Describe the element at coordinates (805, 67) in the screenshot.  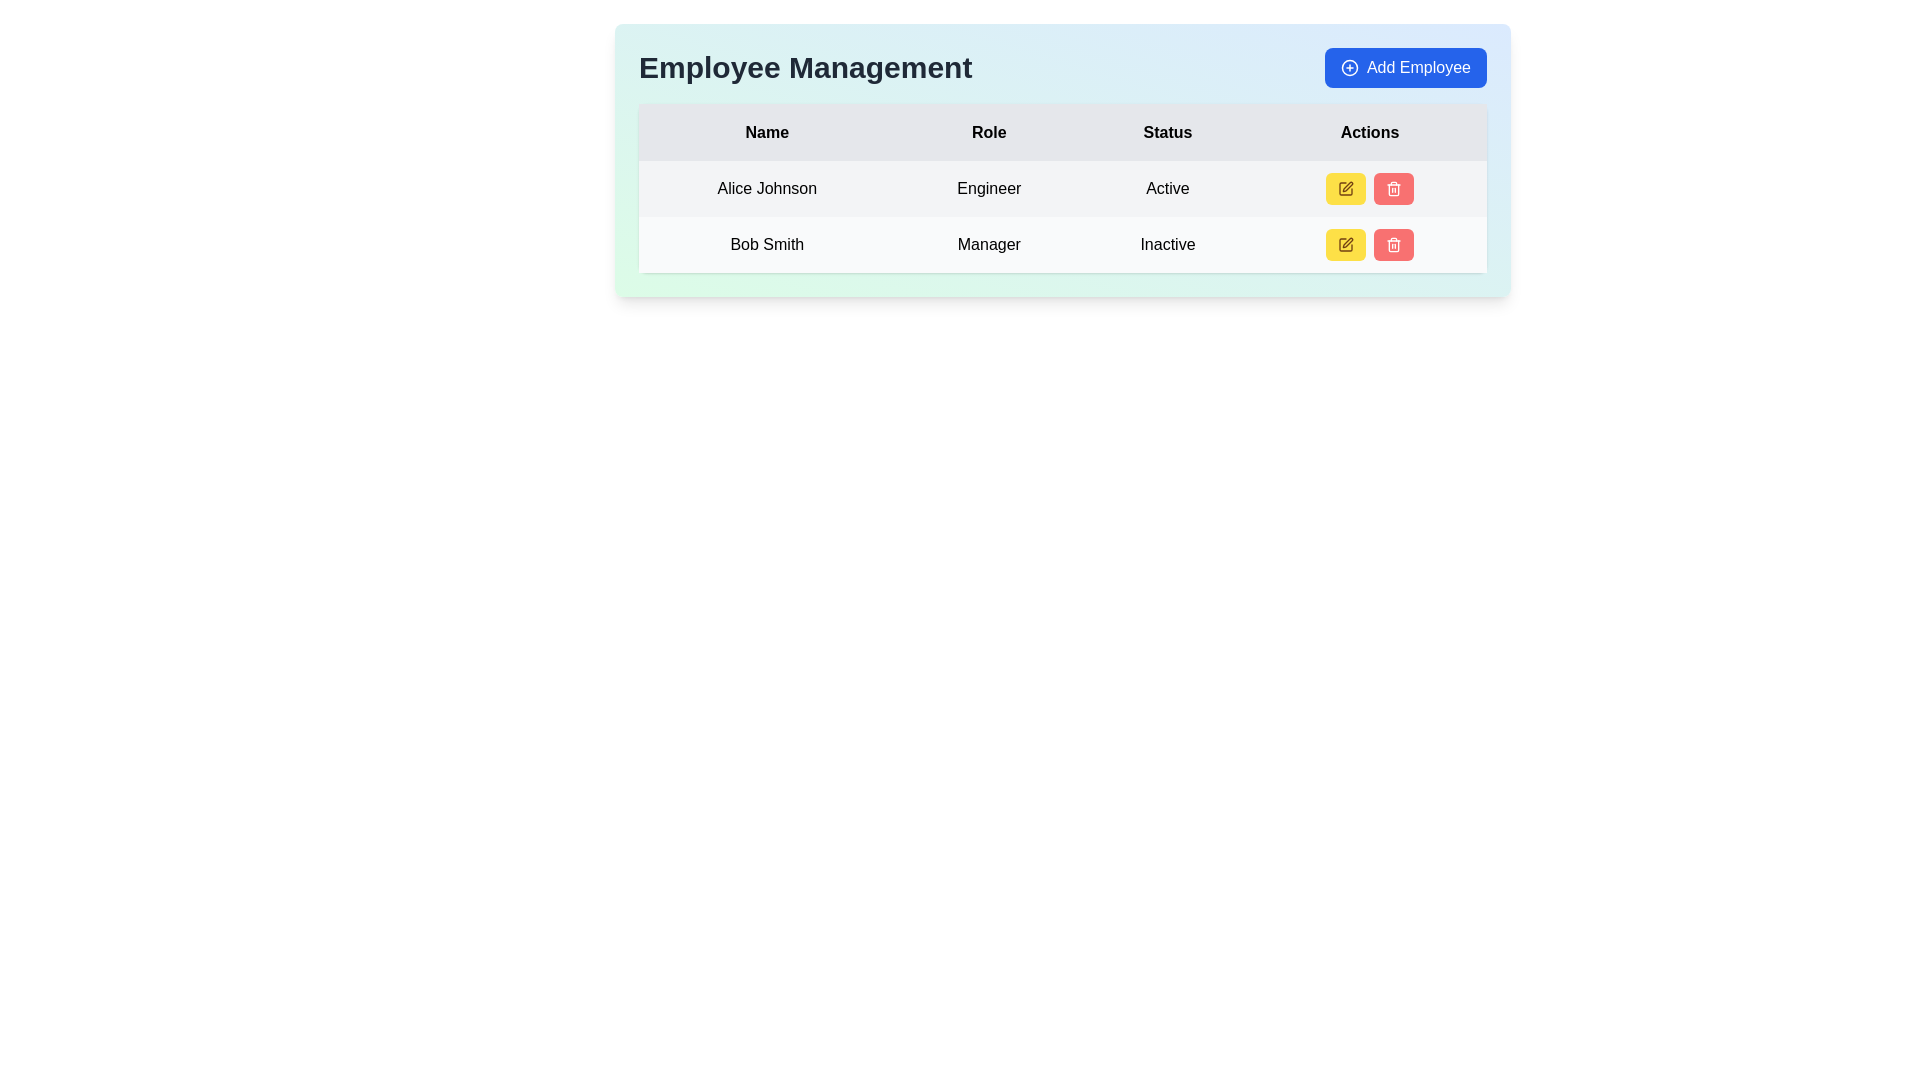
I see `the bold, large-font header text stating 'Employee Management', which is positioned at the top-left corner of the content section` at that location.